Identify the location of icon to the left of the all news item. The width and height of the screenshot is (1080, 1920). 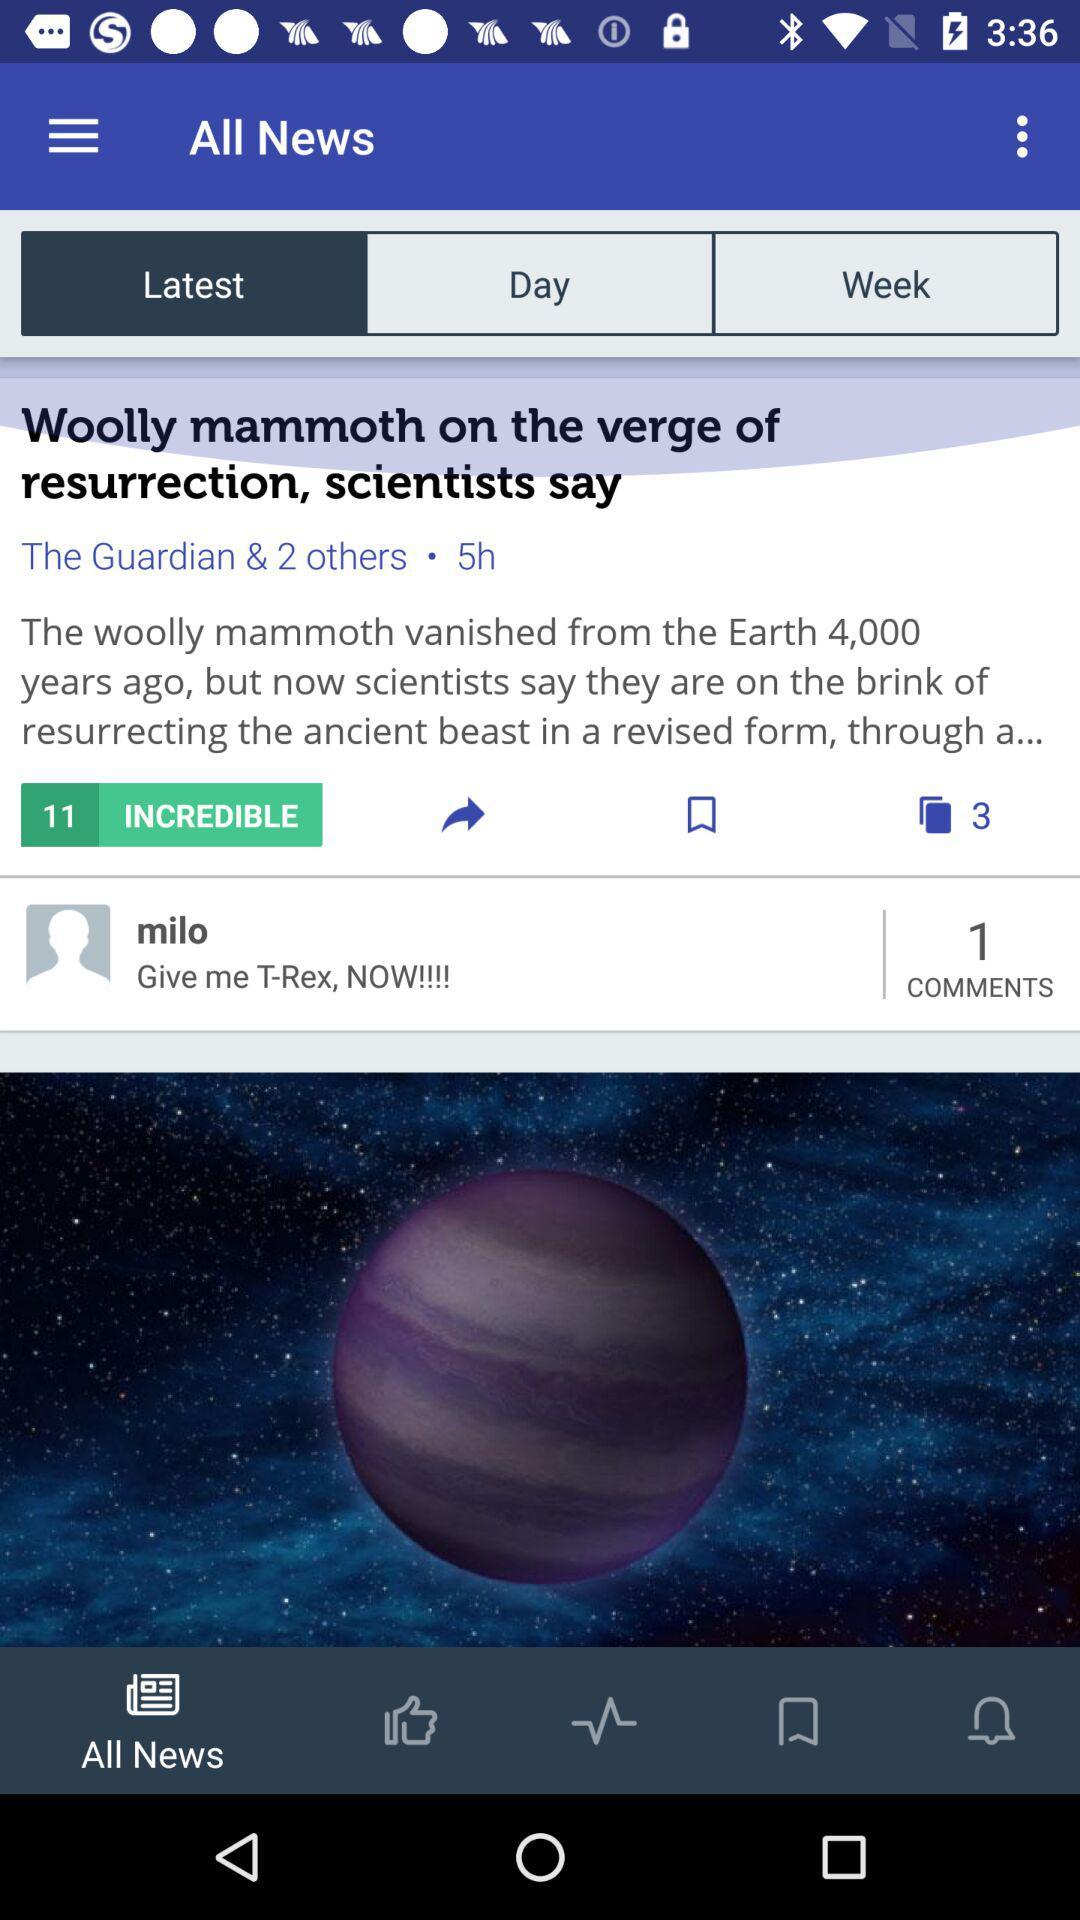
(72, 135).